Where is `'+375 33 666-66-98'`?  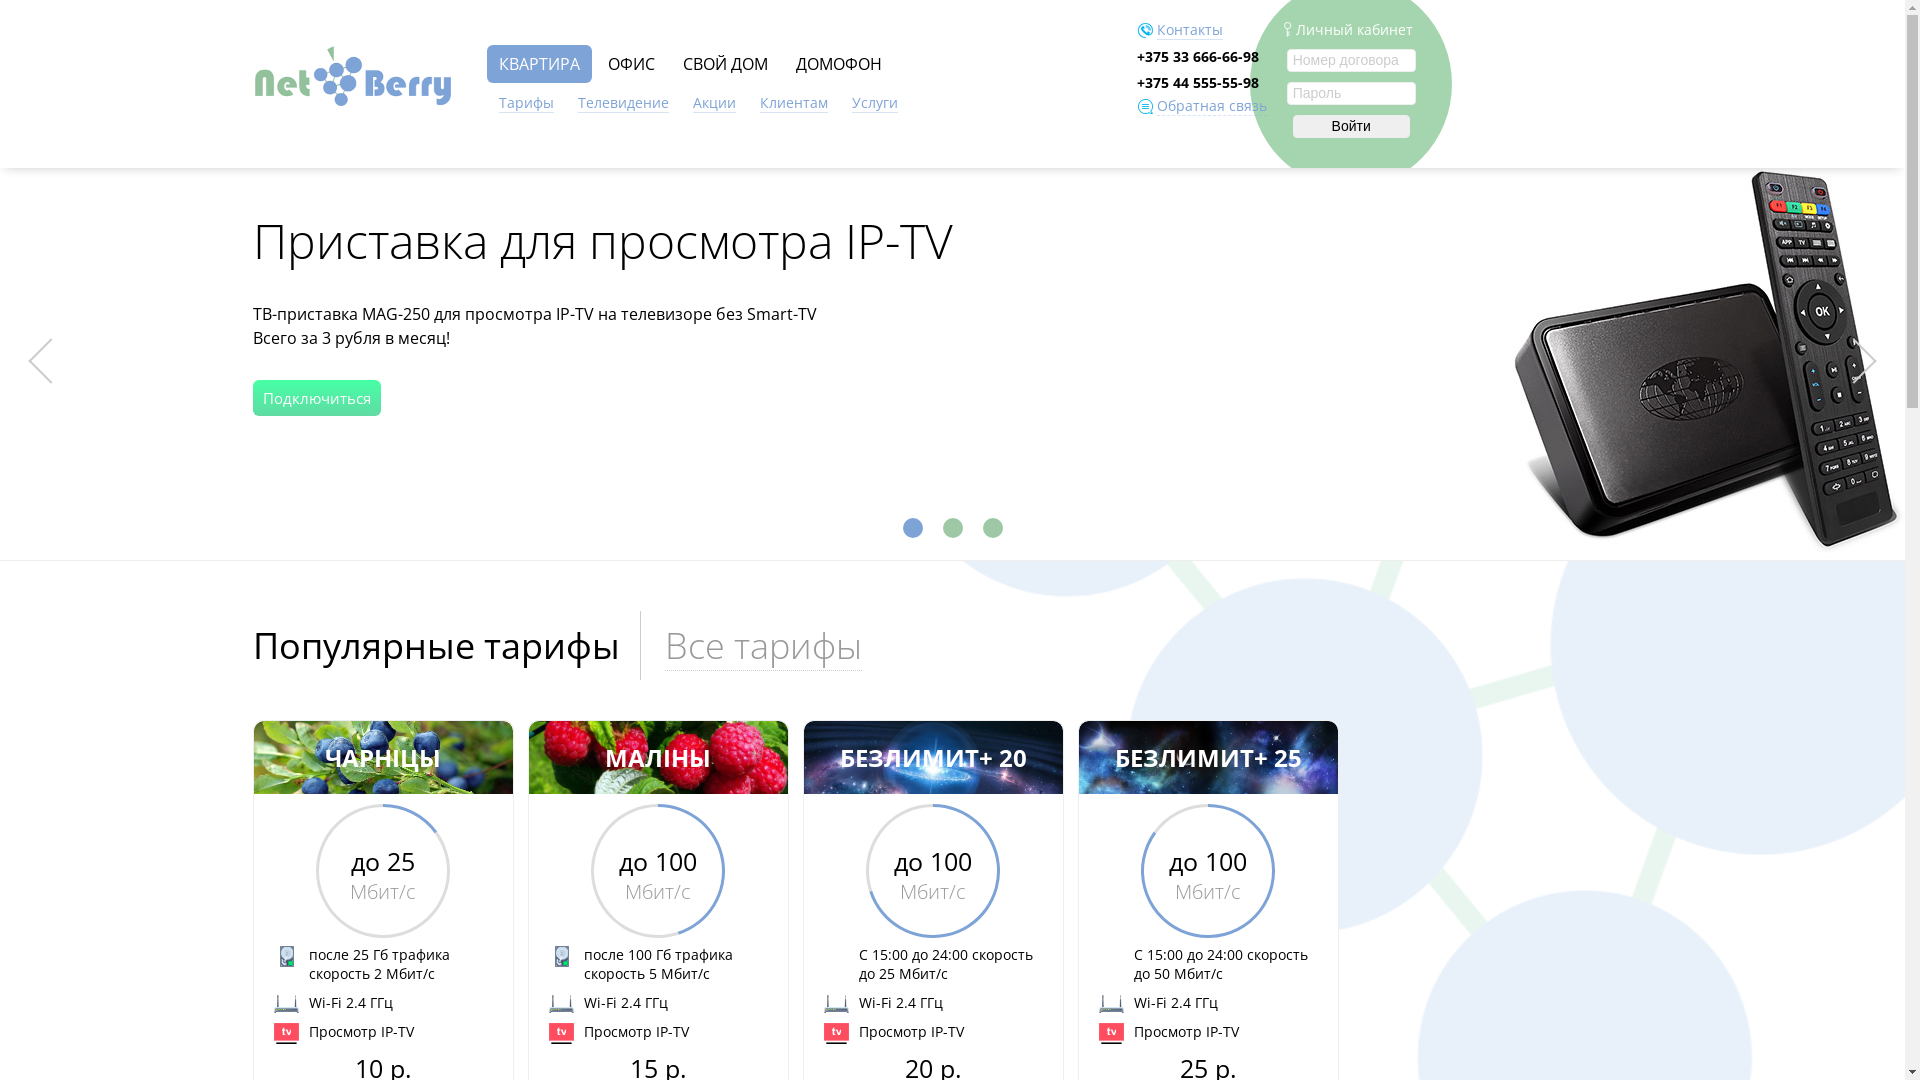 '+375 33 666-66-98' is located at coordinates (1196, 55).